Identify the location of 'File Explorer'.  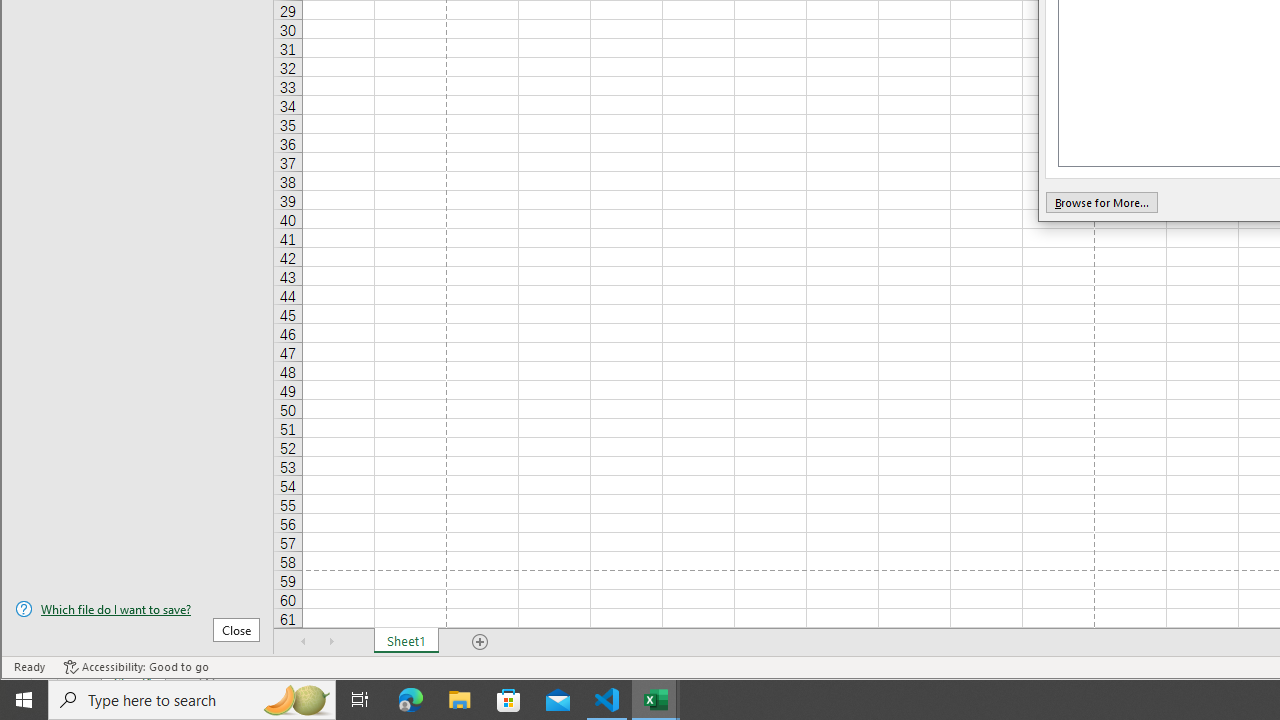
(459, 698).